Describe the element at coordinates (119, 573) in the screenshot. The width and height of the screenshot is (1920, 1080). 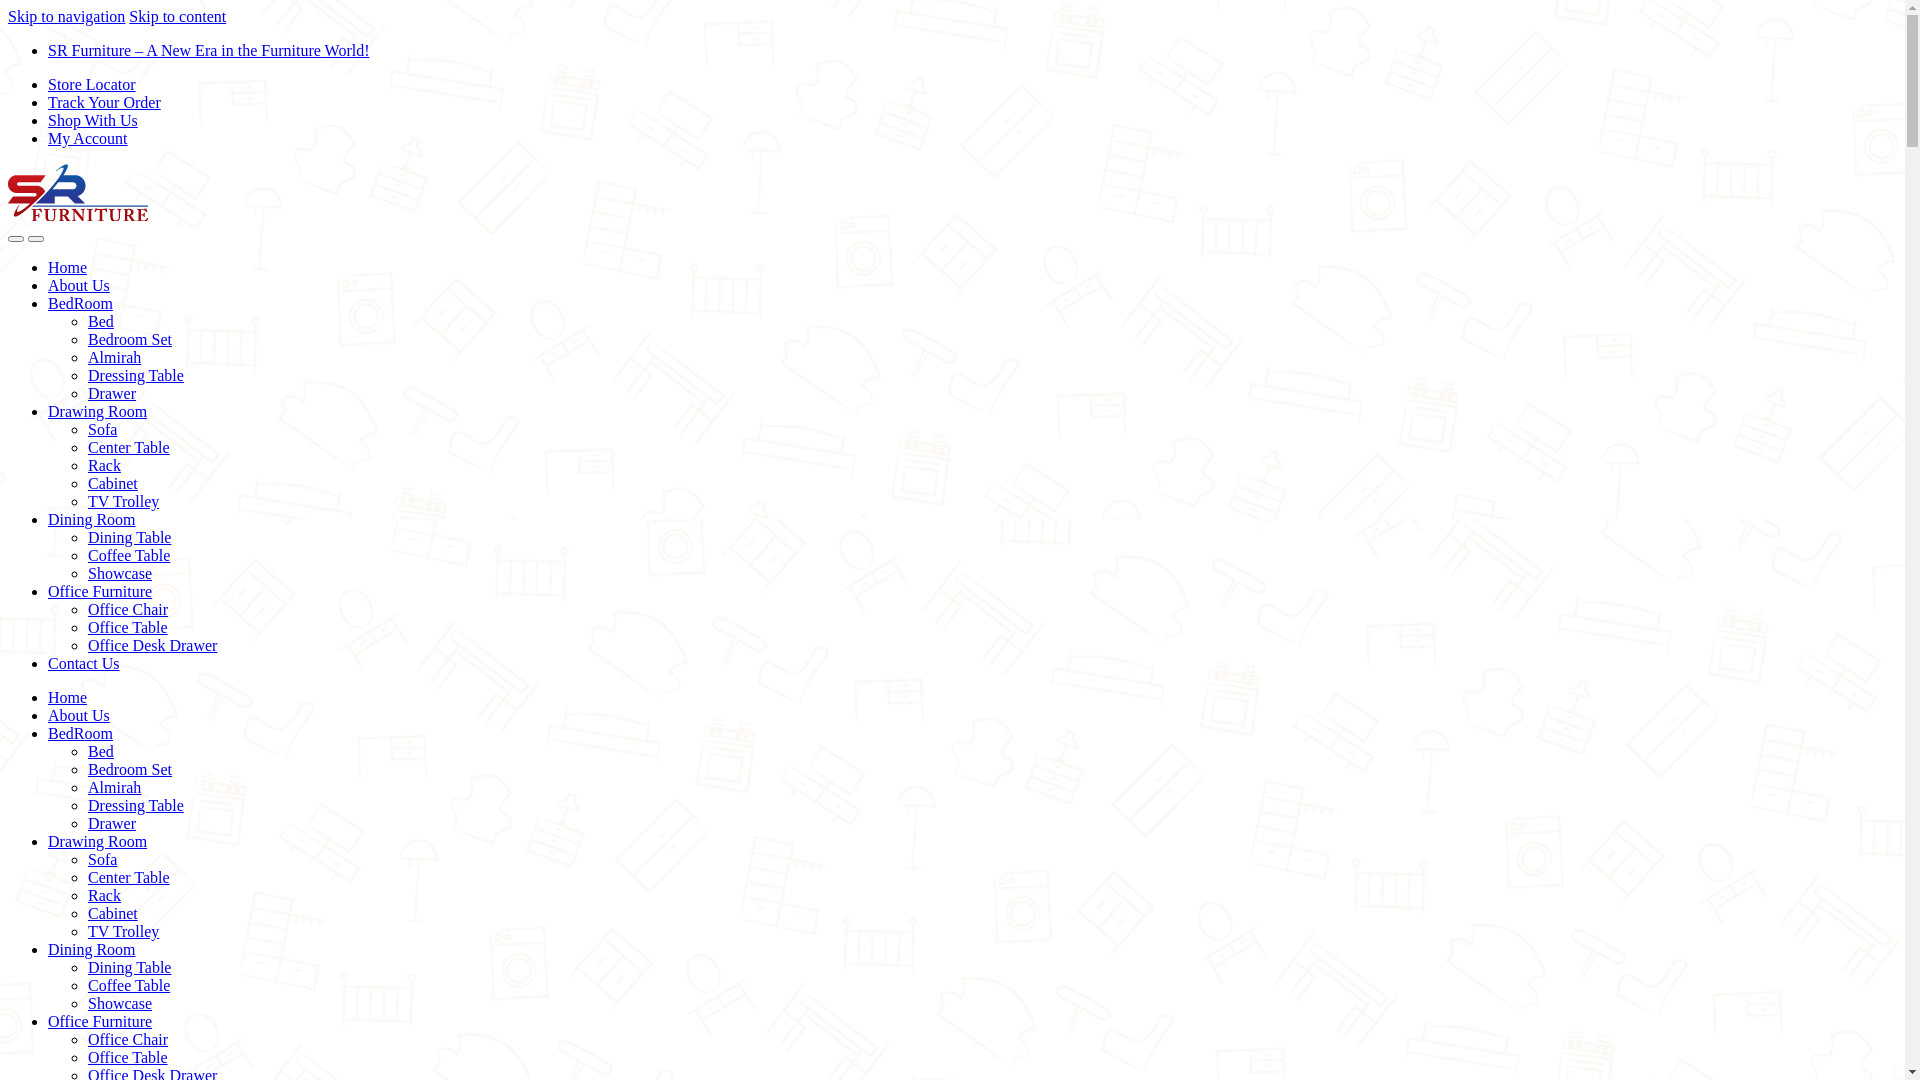
I see `'Showcase'` at that location.